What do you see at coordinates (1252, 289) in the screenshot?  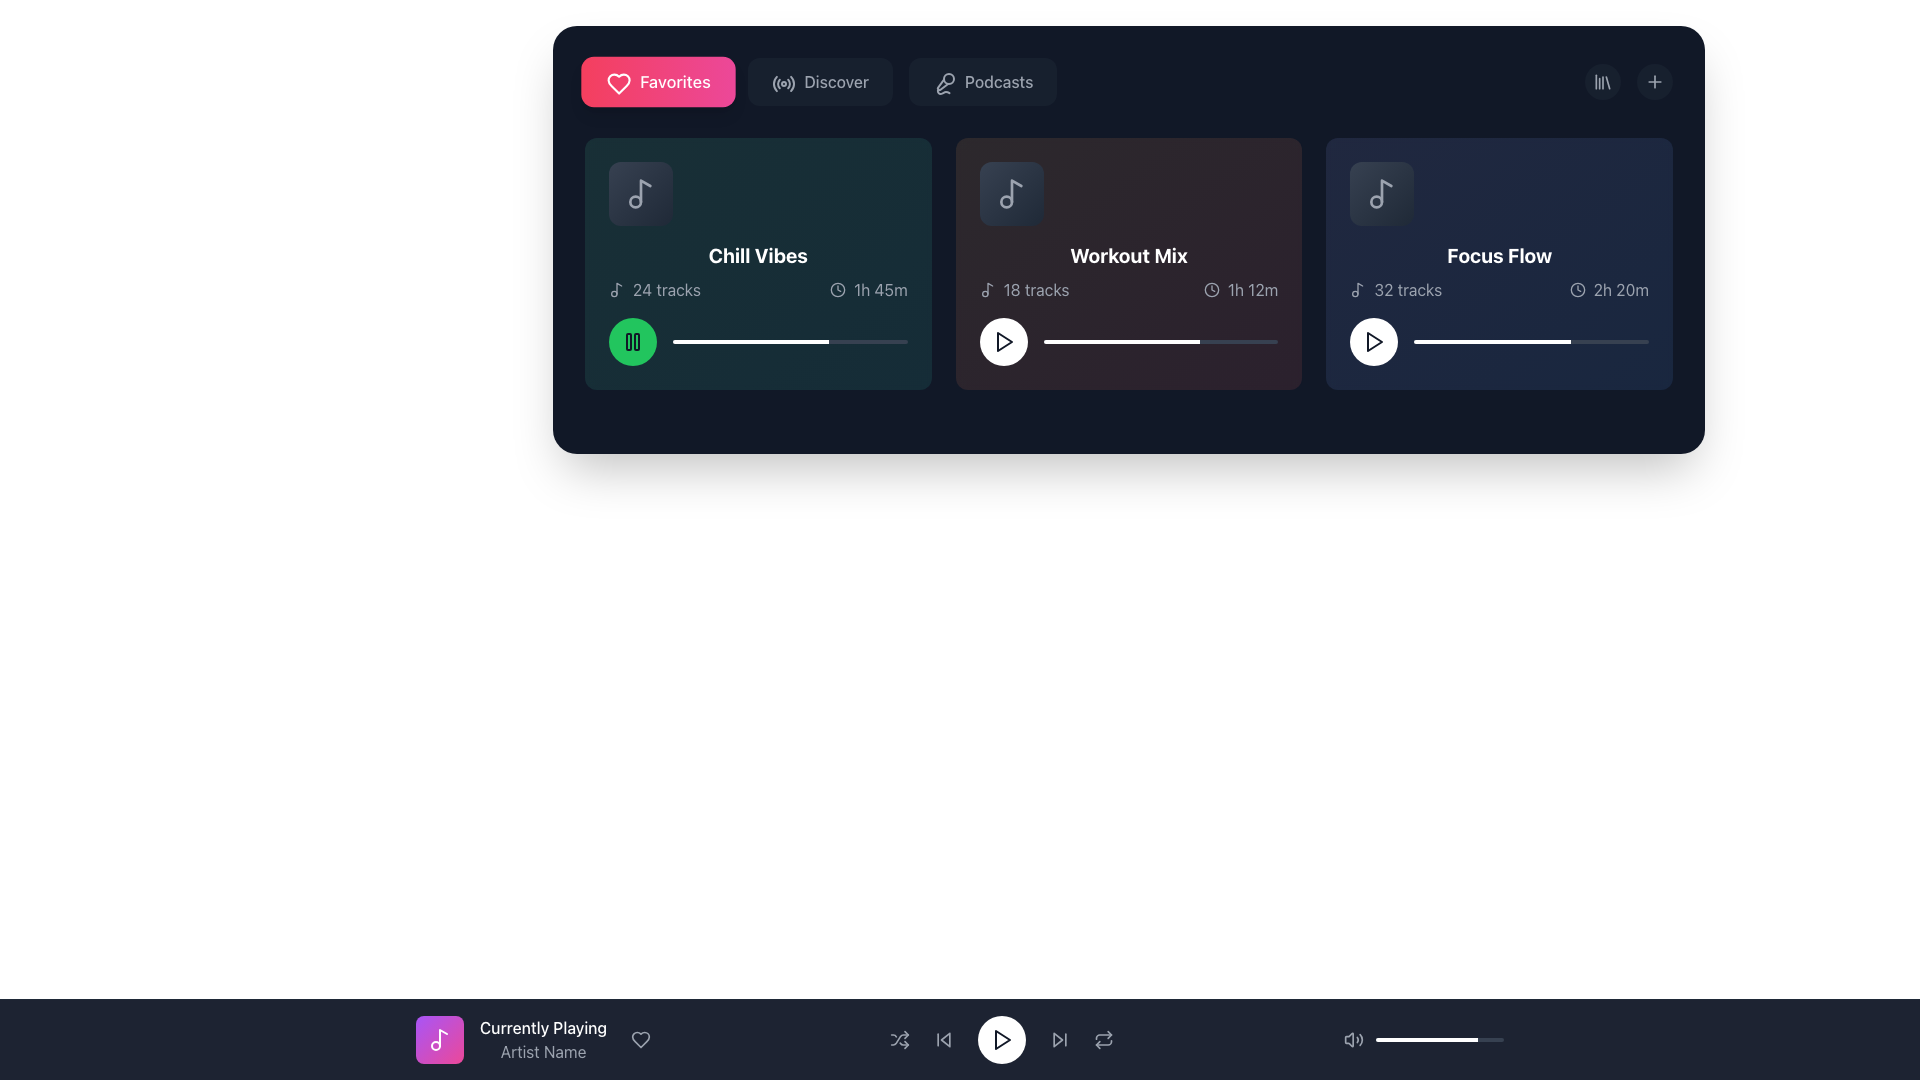 I see `static text label displaying '1h 12m' located to the right of the clock icon within the 'Workout Mix' card` at bounding box center [1252, 289].